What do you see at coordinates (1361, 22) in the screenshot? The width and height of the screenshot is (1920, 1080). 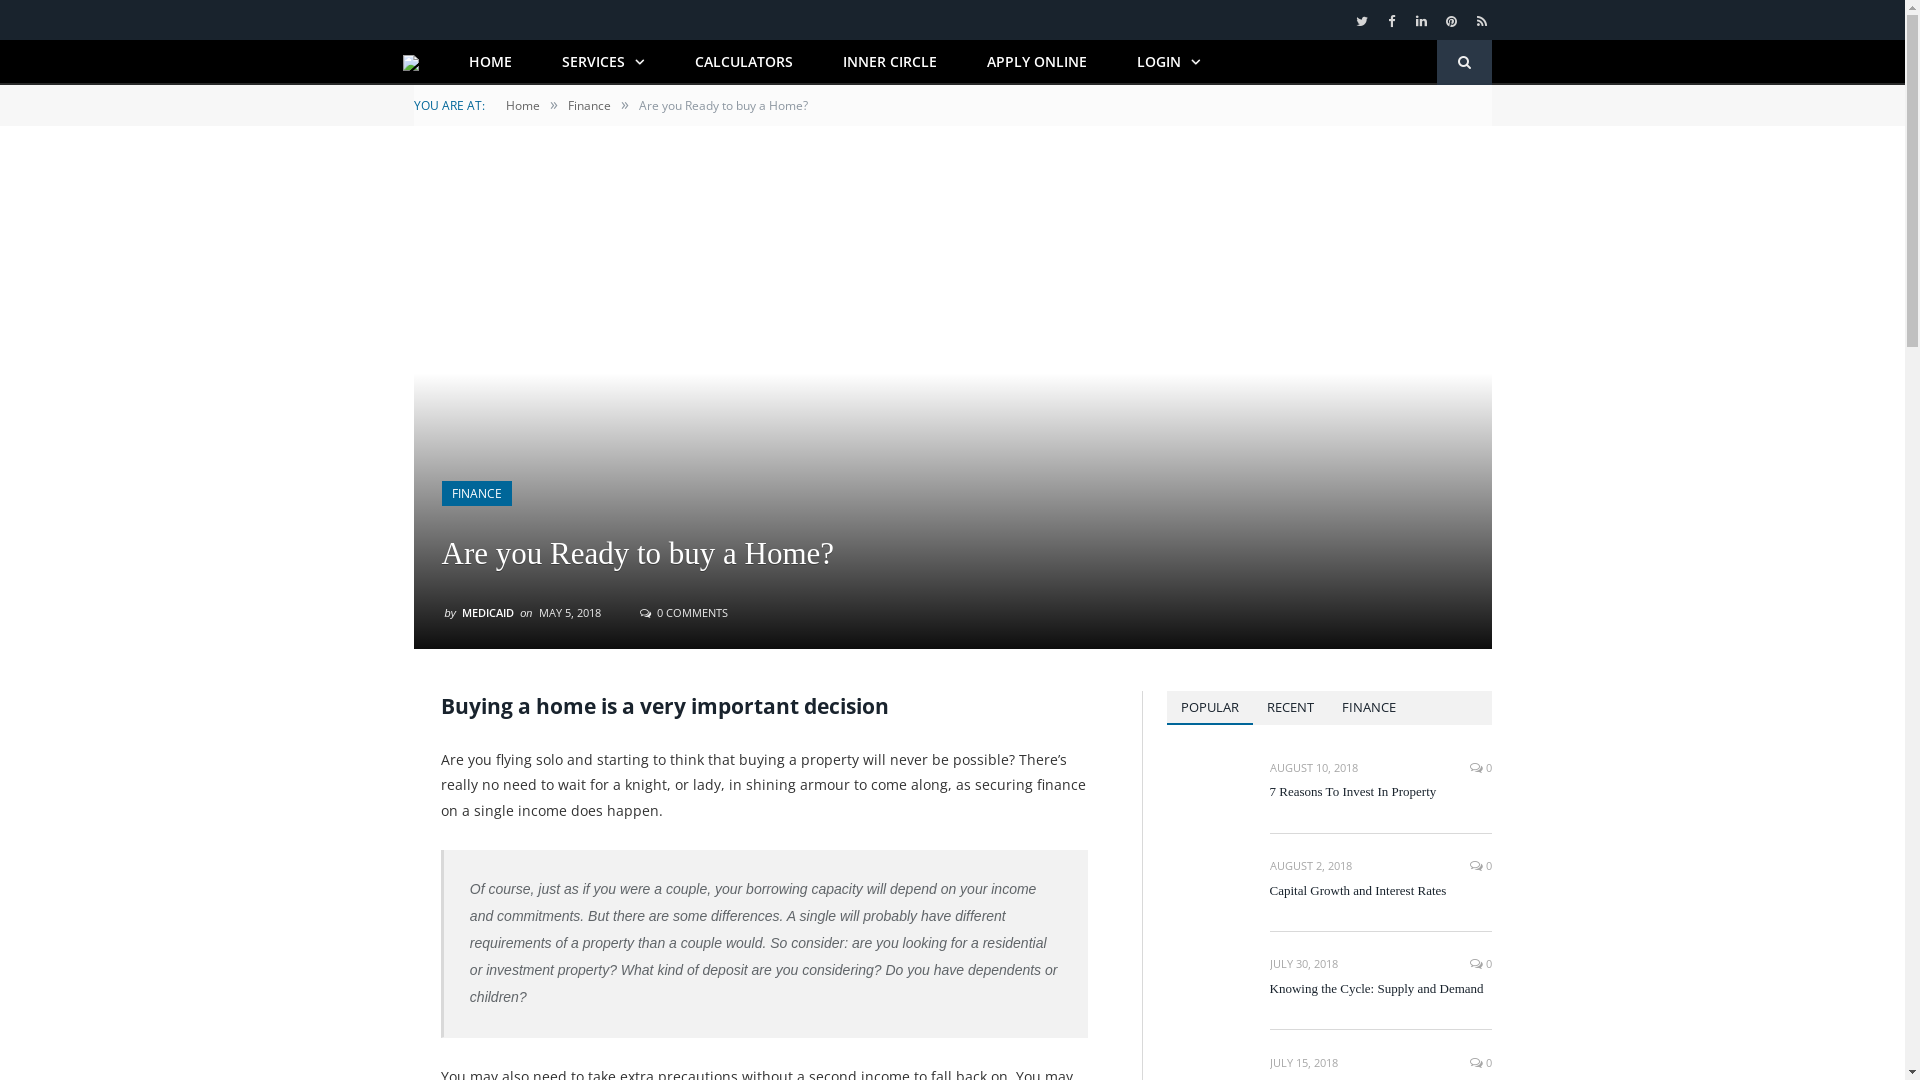 I see `'Twitter'` at bounding box center [1361, 22].